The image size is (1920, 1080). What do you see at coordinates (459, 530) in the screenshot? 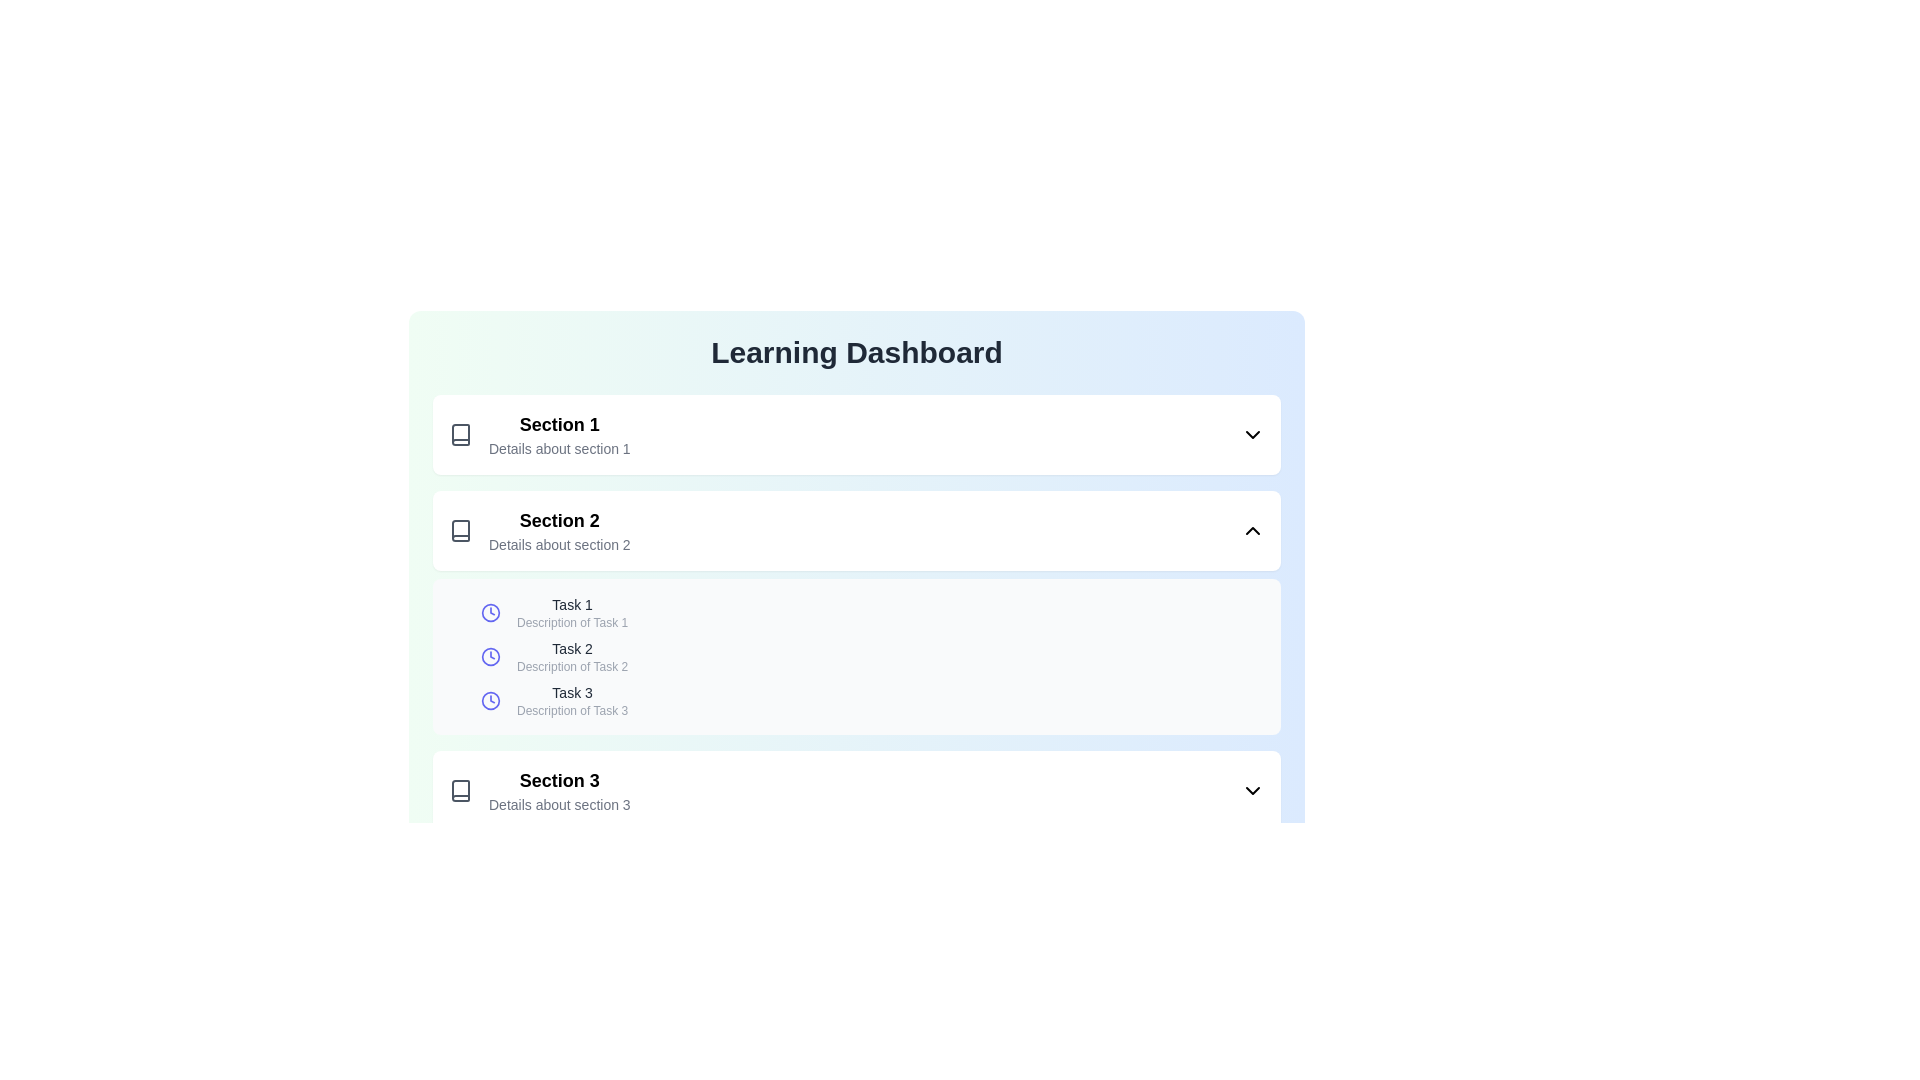
I see `the icon labeled Section 2 to provide visual feedback` at bounding box center [459, 530].